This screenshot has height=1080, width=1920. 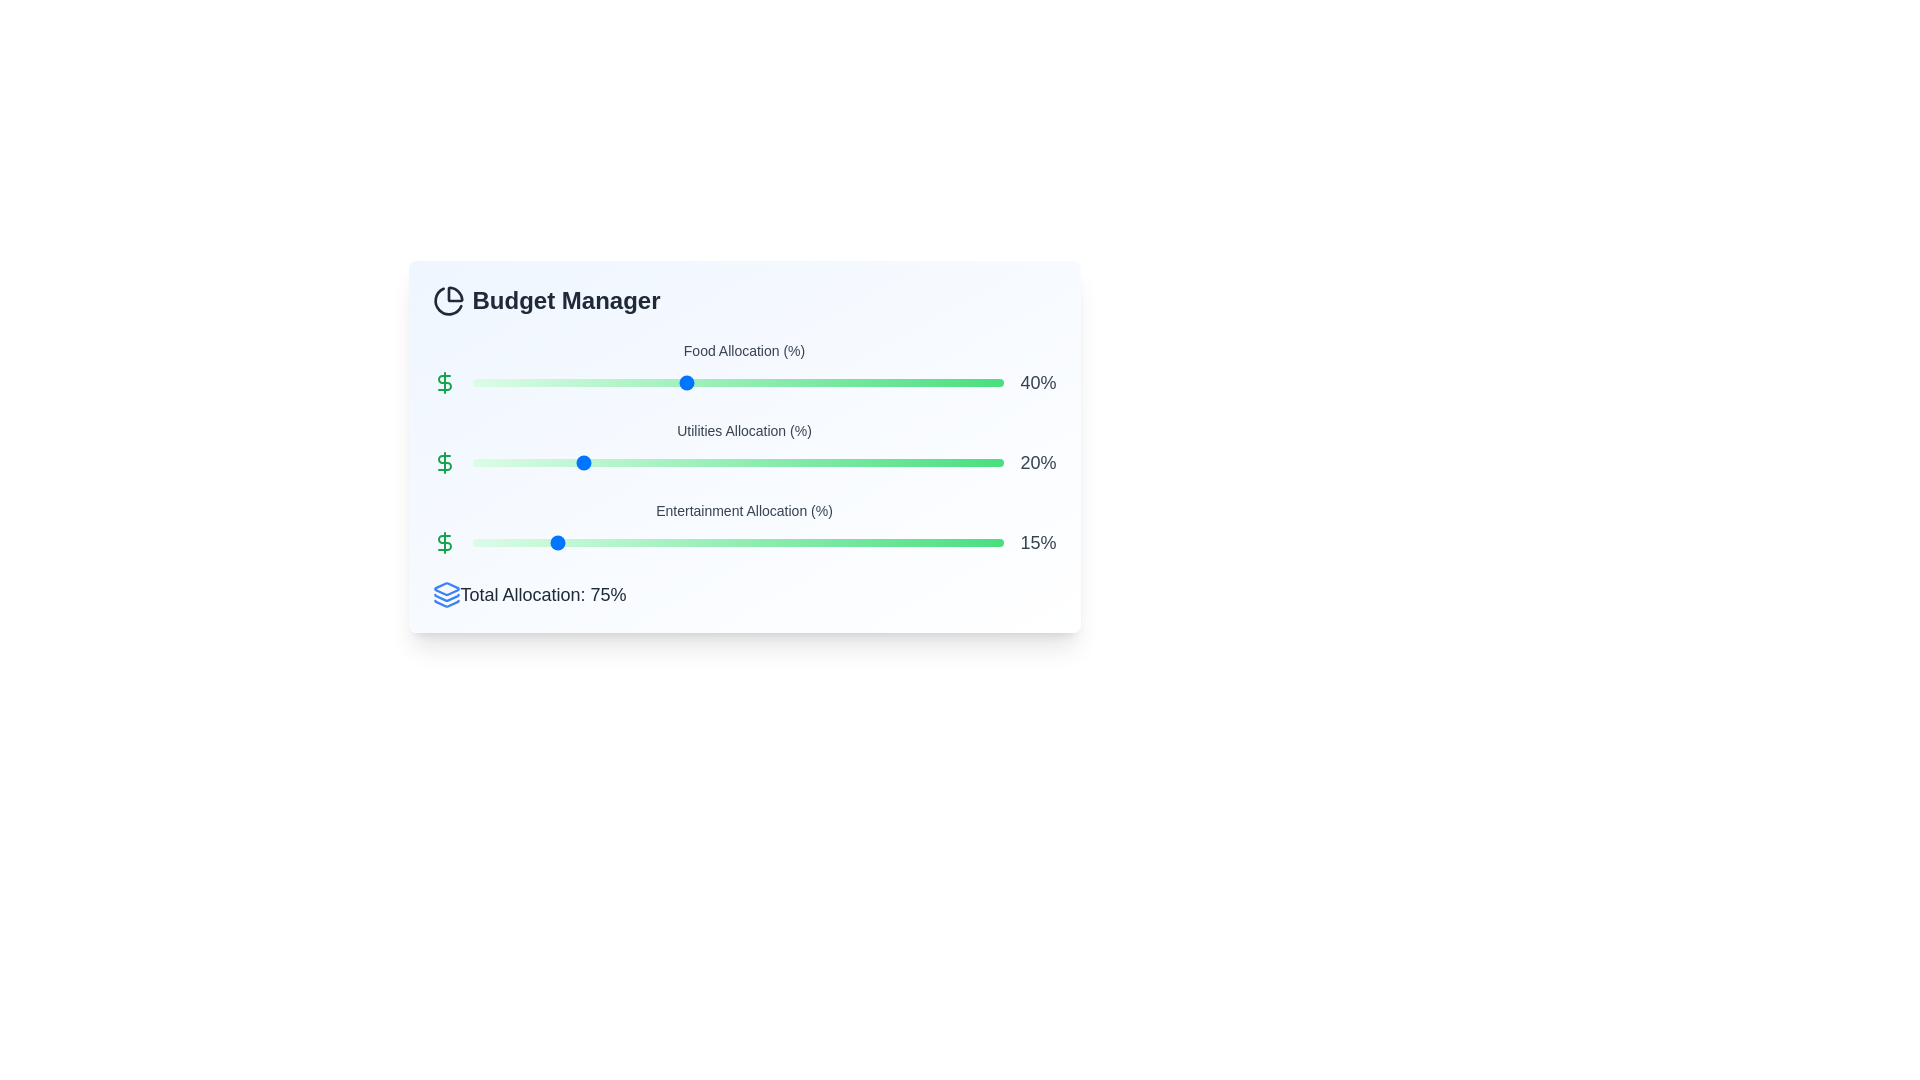 I want to click on the Food Allocation slider to 53%, so click(x=753, y=382).